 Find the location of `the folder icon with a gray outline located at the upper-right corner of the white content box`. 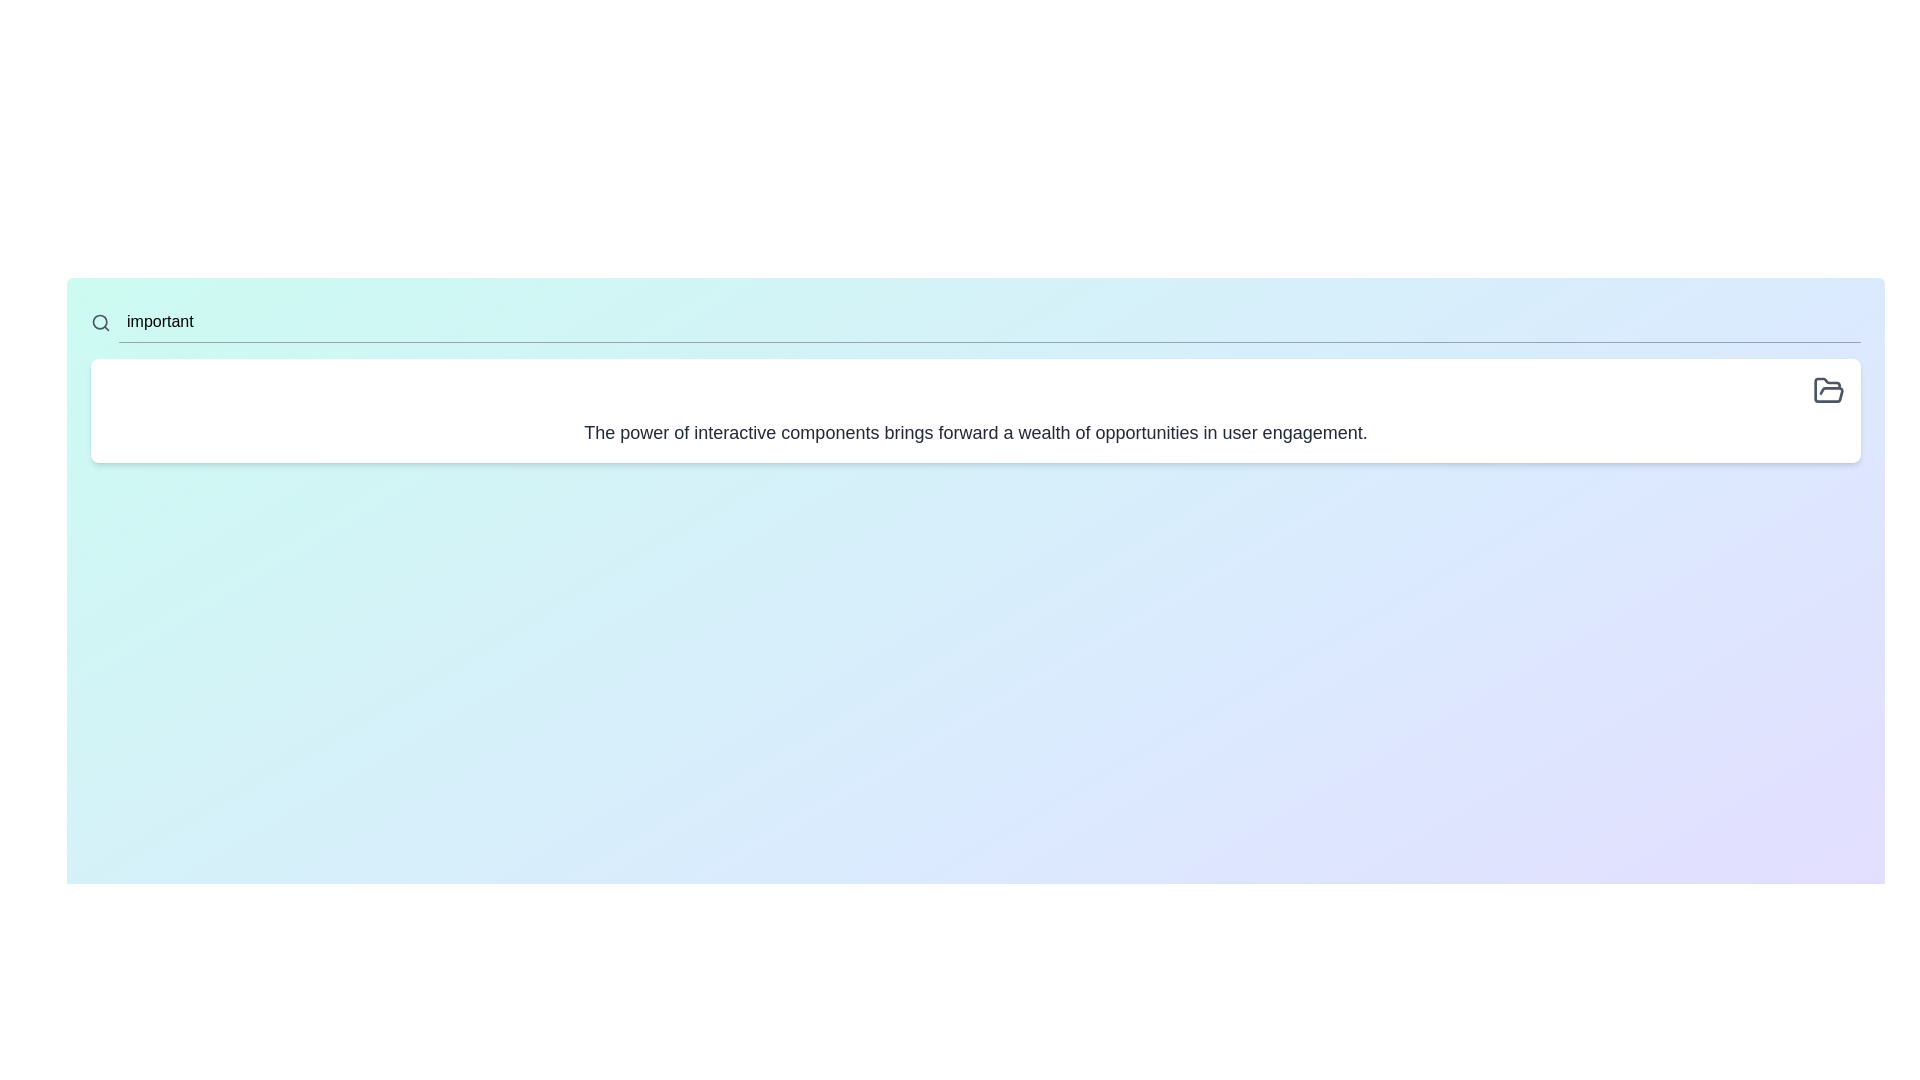

the folder icon with a gray outline located at the upper-right corner of the white content box is located at coordinates (1828, 390).